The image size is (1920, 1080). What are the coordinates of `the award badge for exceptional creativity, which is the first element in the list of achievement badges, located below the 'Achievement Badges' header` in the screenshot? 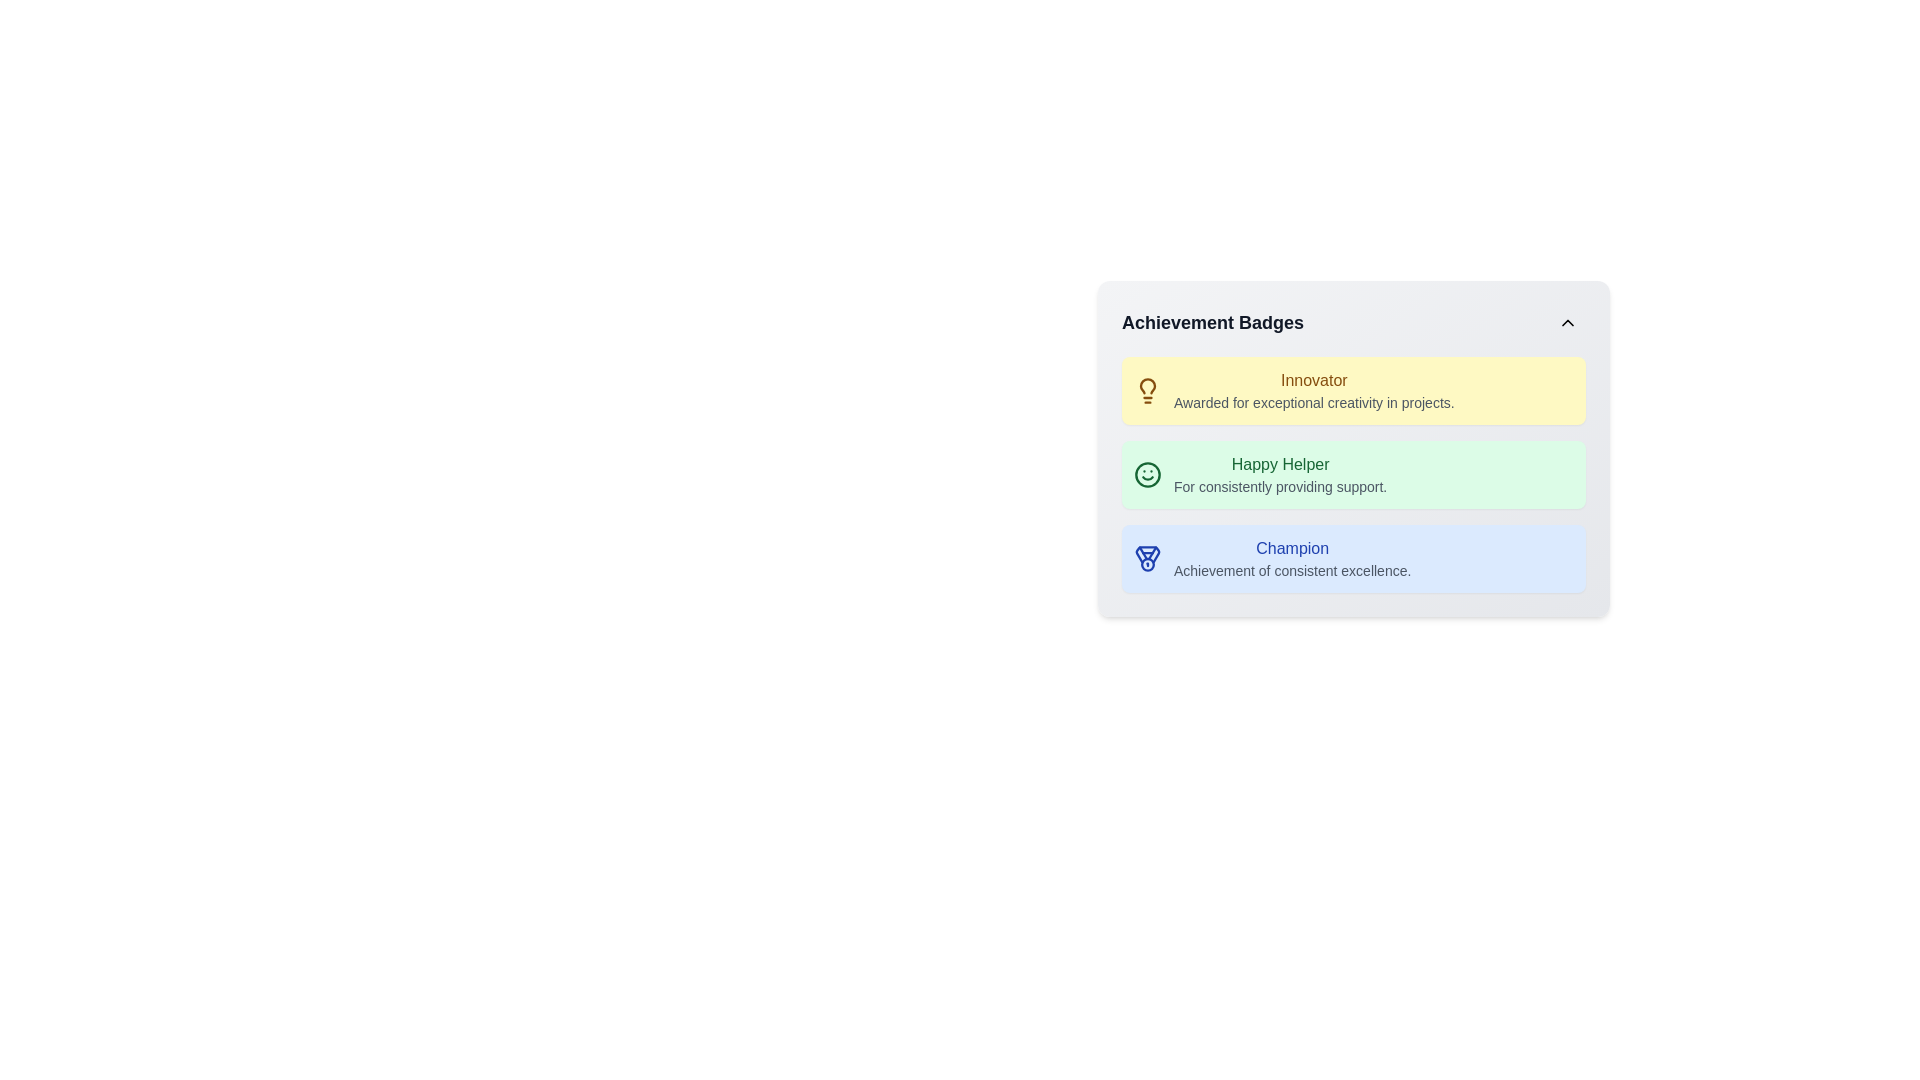 It's located at (1353, 390).